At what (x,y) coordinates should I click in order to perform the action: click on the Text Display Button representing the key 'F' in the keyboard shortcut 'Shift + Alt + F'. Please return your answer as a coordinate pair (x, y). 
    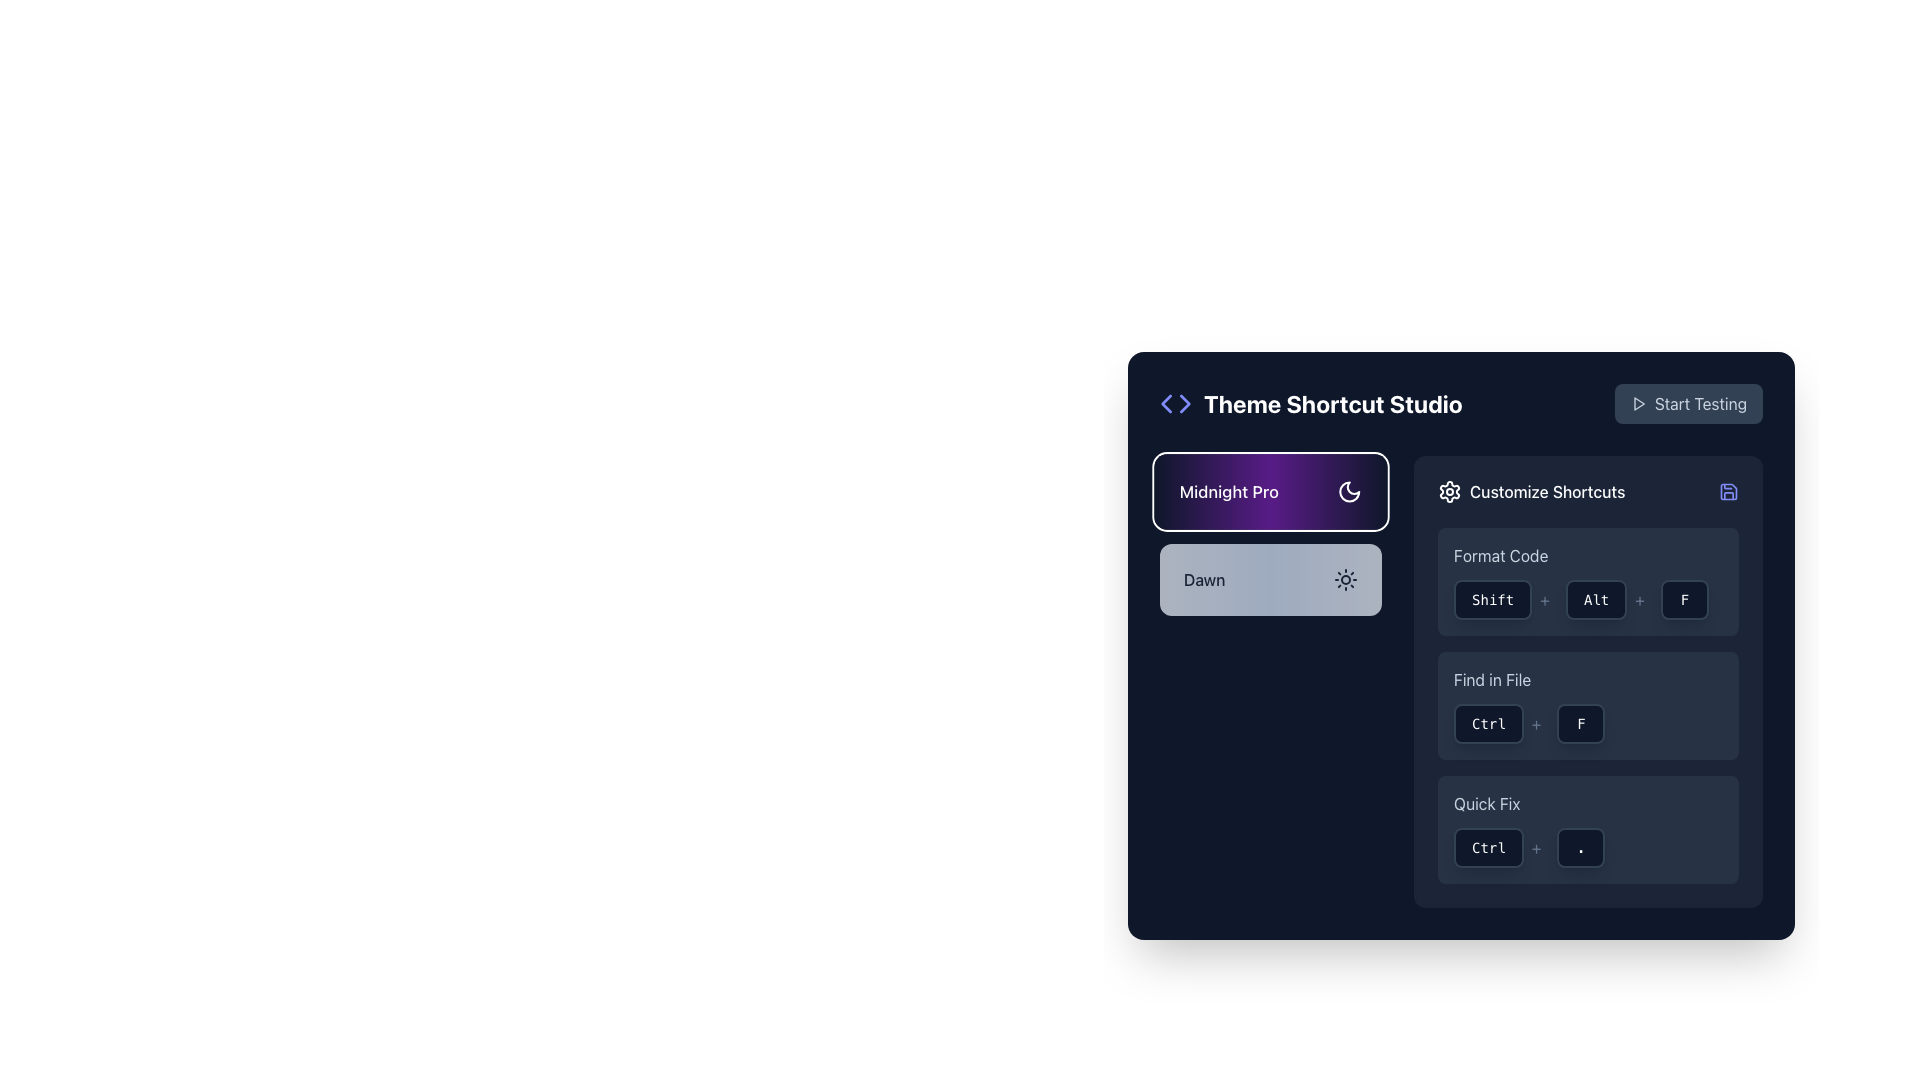
    Looking at the image, I should click on (1683, 599).